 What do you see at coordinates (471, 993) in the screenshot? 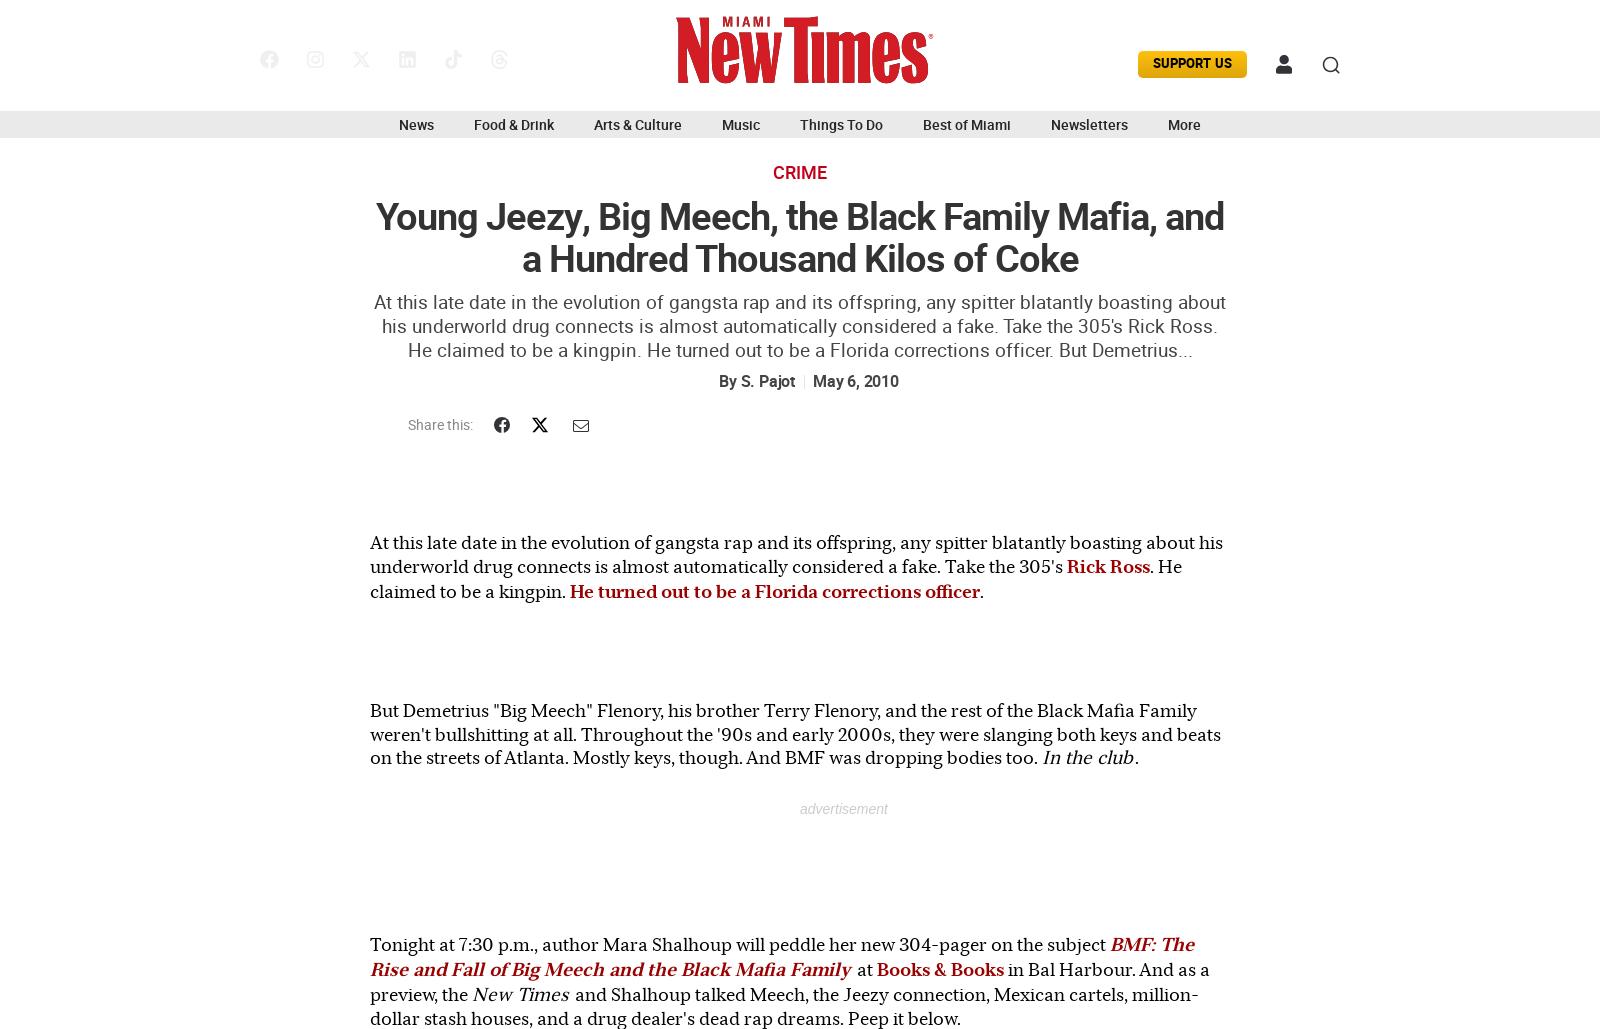
I see `'New Times'` at bounding box center [471, 993].